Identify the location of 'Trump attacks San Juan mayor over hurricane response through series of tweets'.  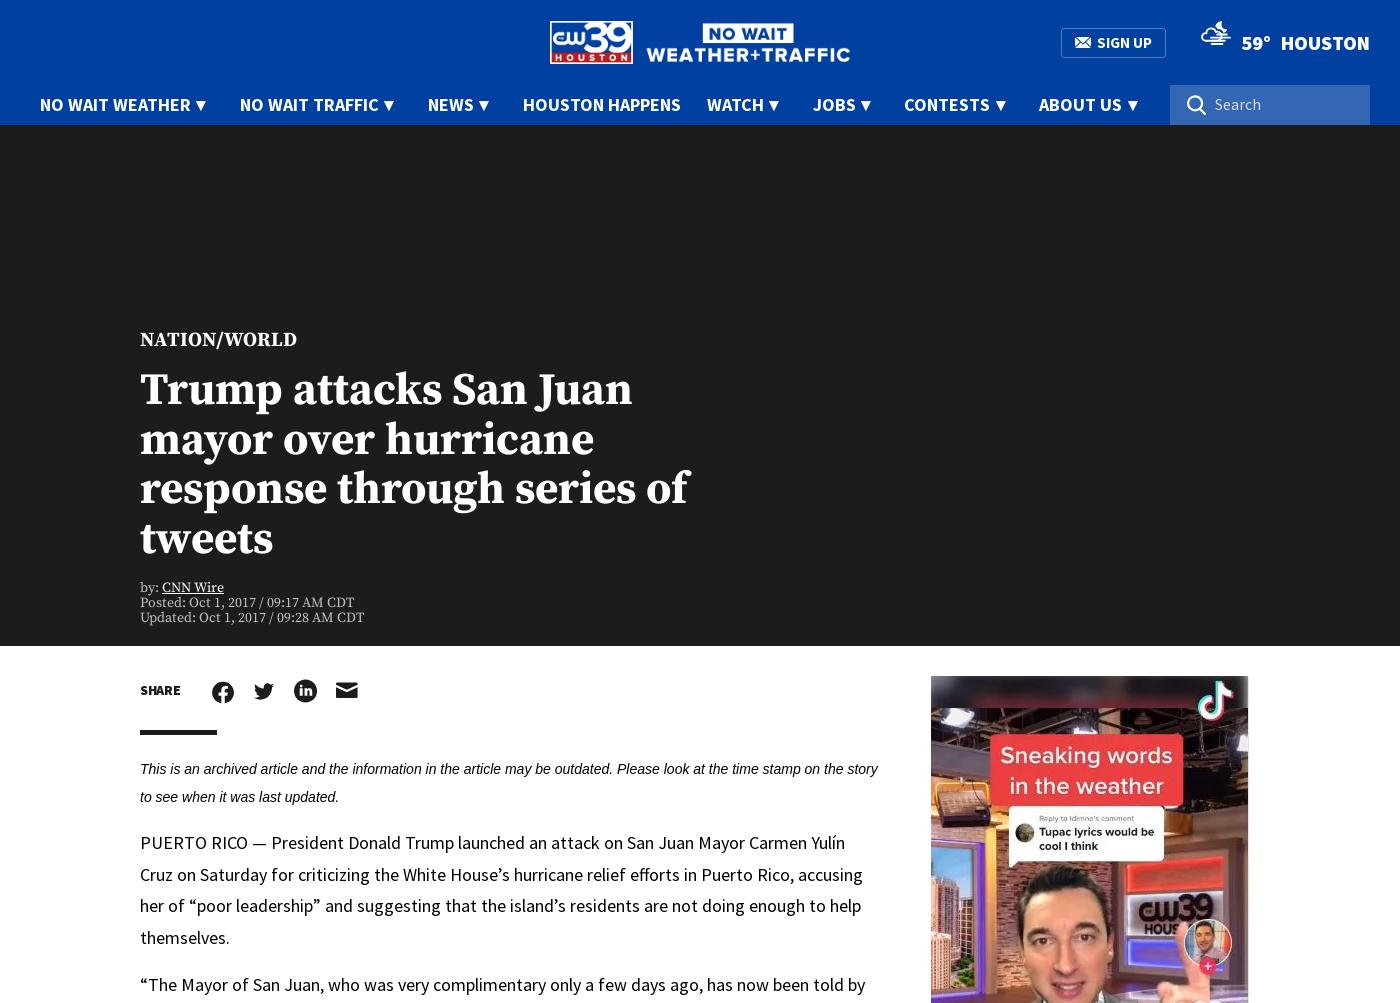
(140, 464).